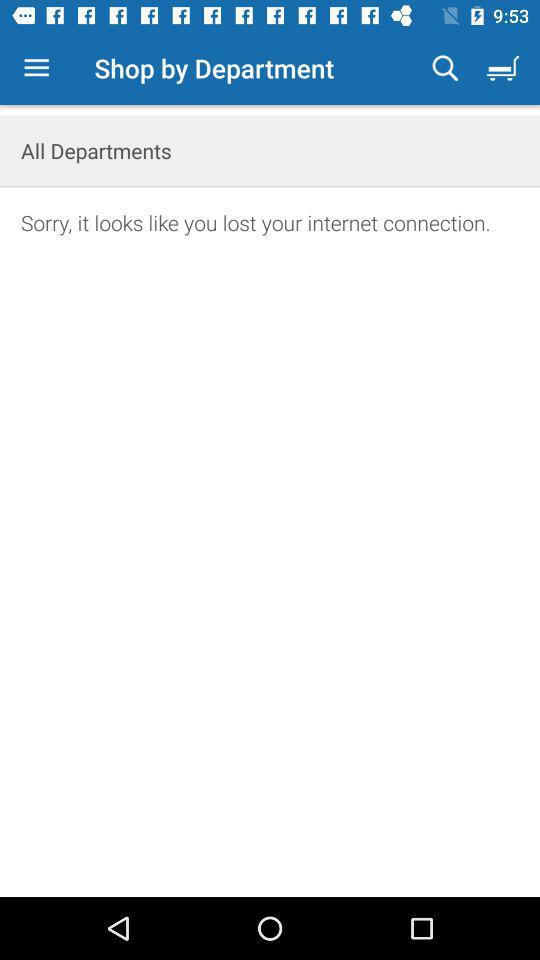 Image resolution: width=540 pixels, height=960 pixels. I want to click on item to the left of shop by department icon, so click(36, 68).